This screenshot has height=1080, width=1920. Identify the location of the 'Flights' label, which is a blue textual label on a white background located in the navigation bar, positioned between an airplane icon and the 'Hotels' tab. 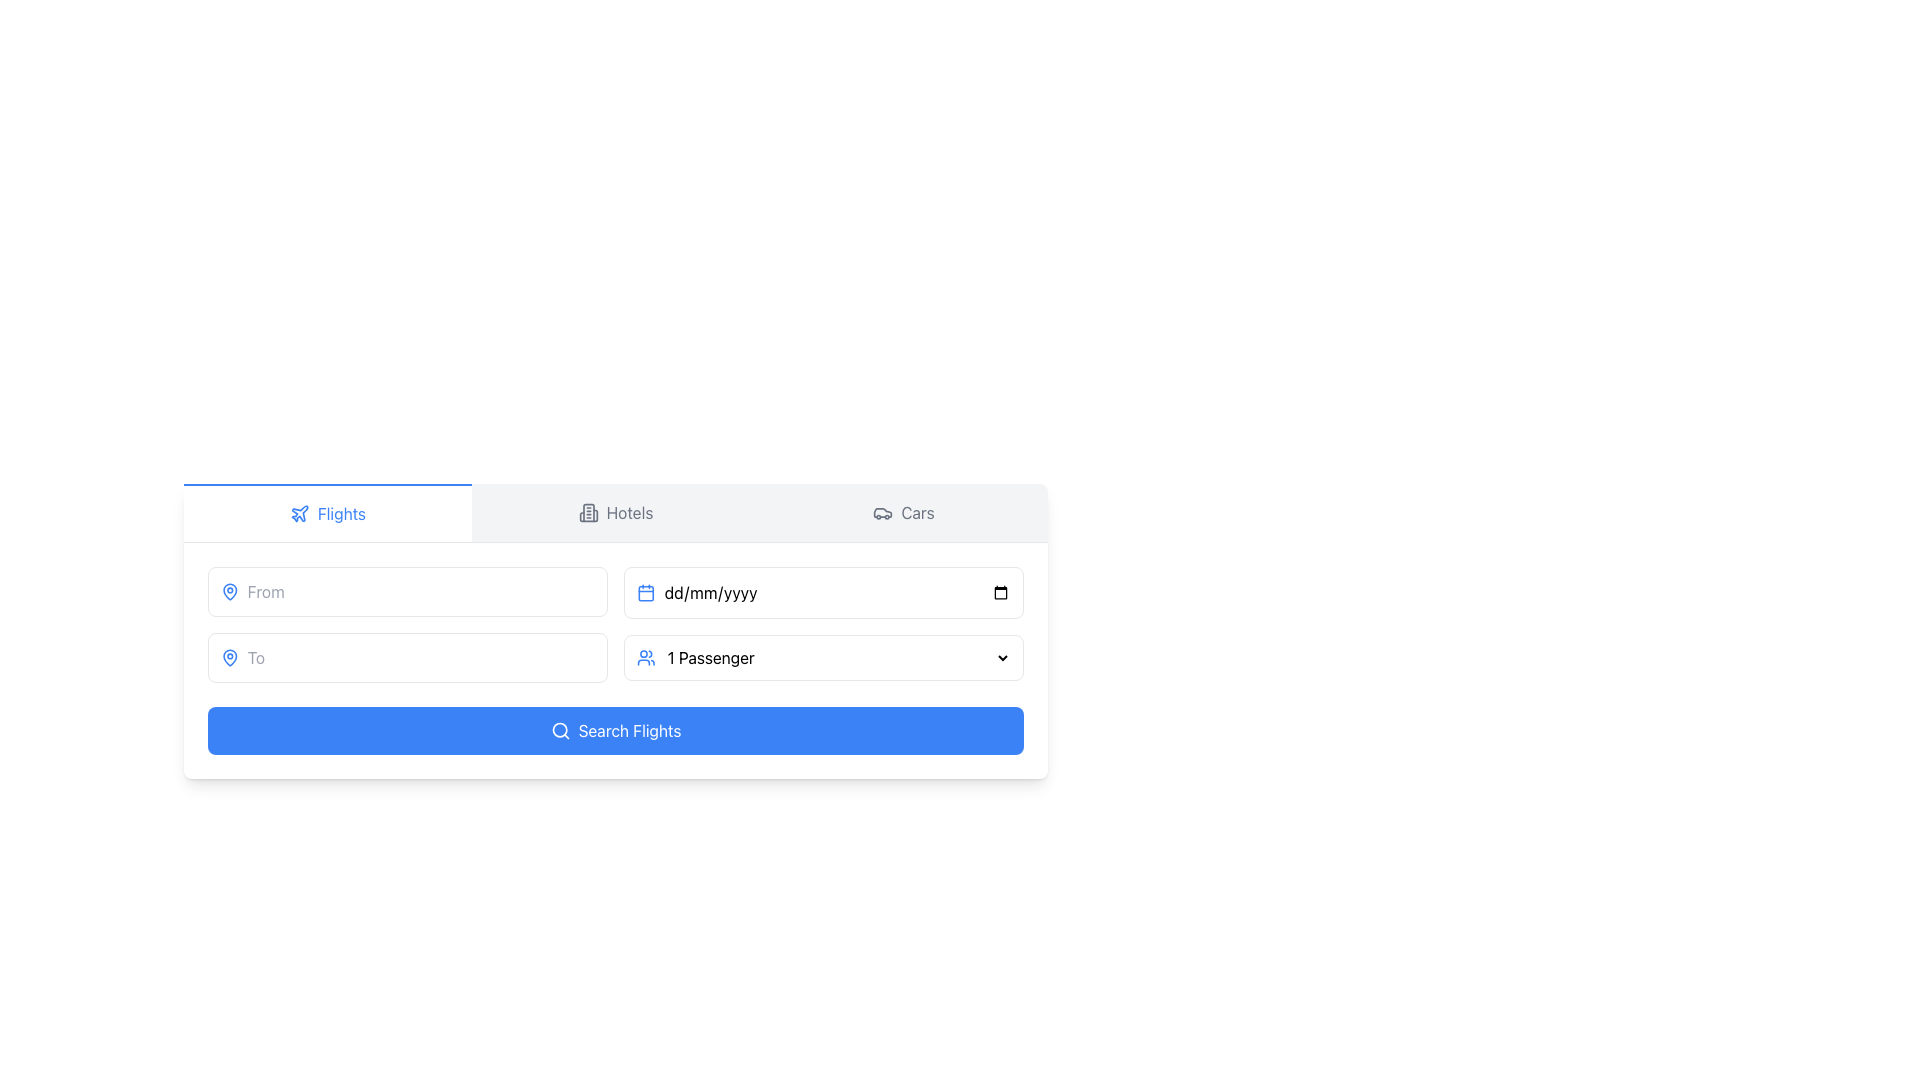
(341, 512).